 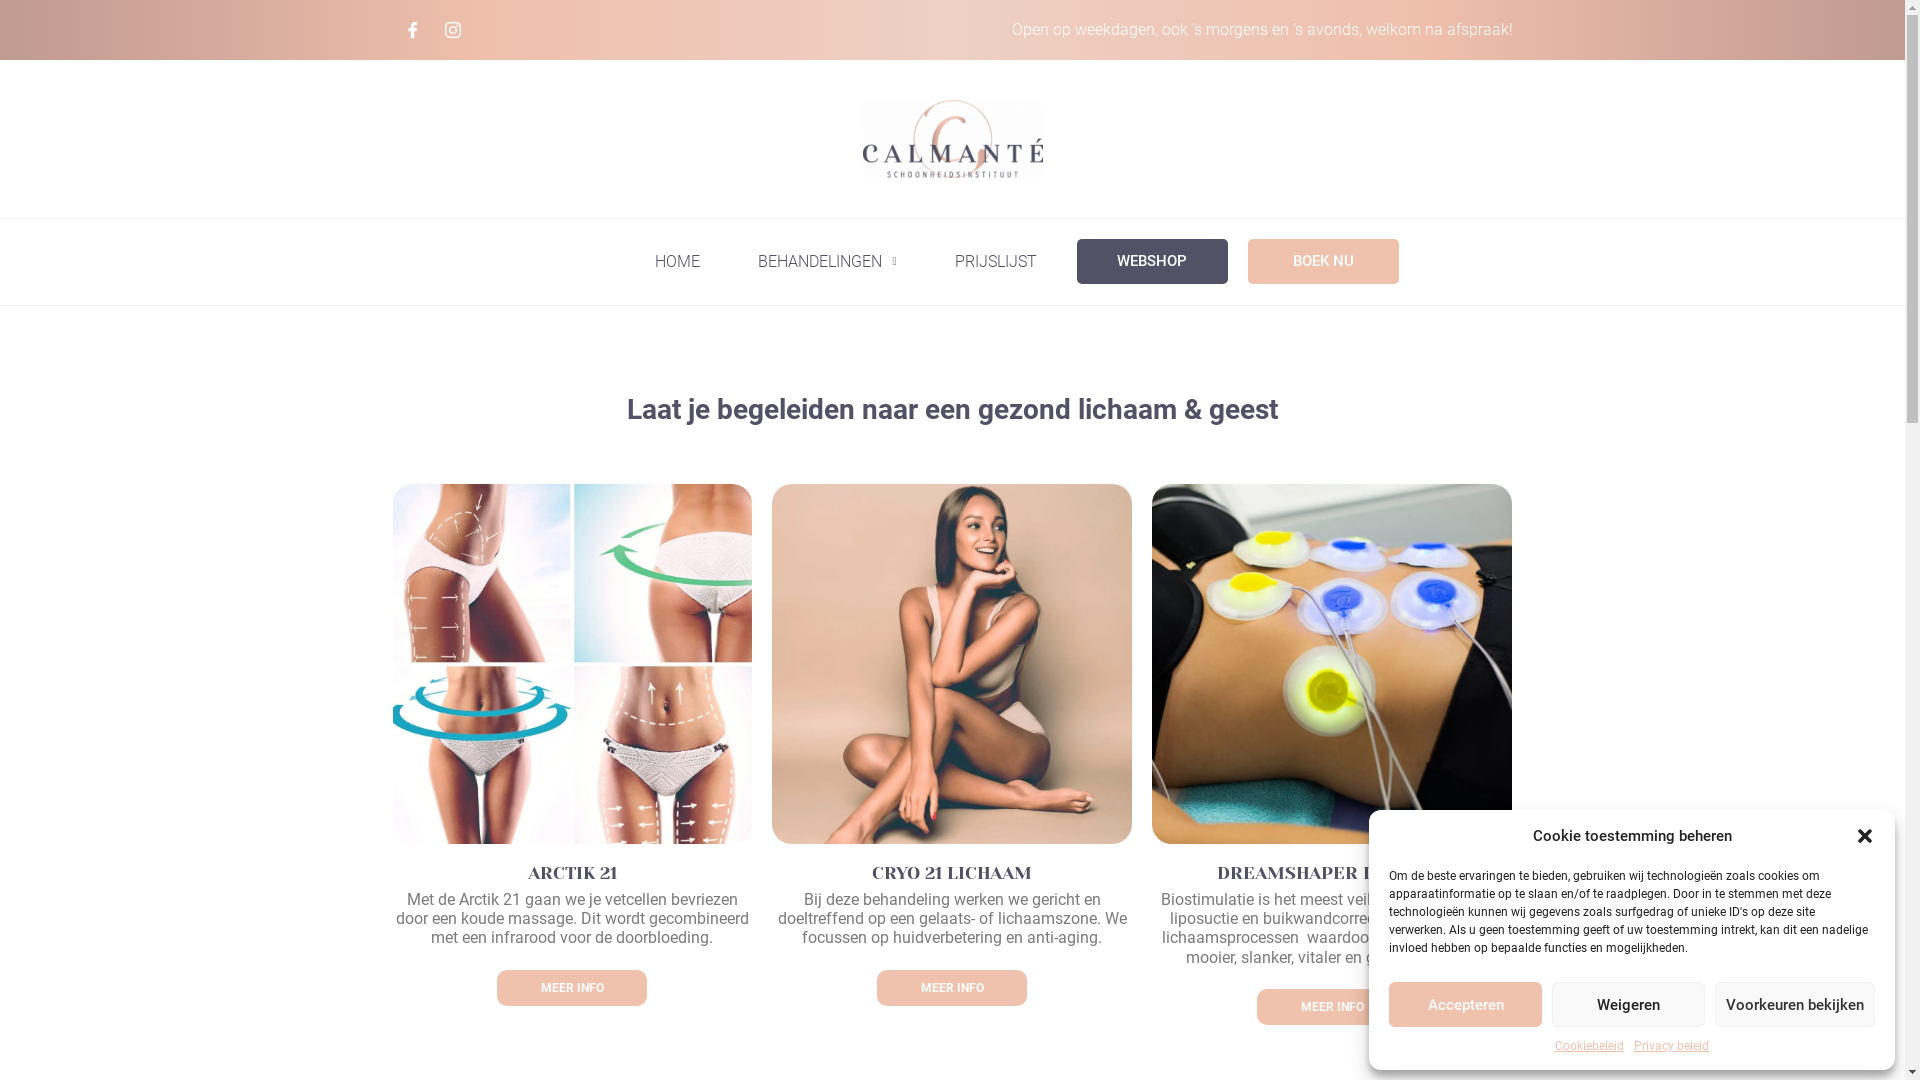 I want to click on 'BOEK NU', so click(x=1247, y=260).